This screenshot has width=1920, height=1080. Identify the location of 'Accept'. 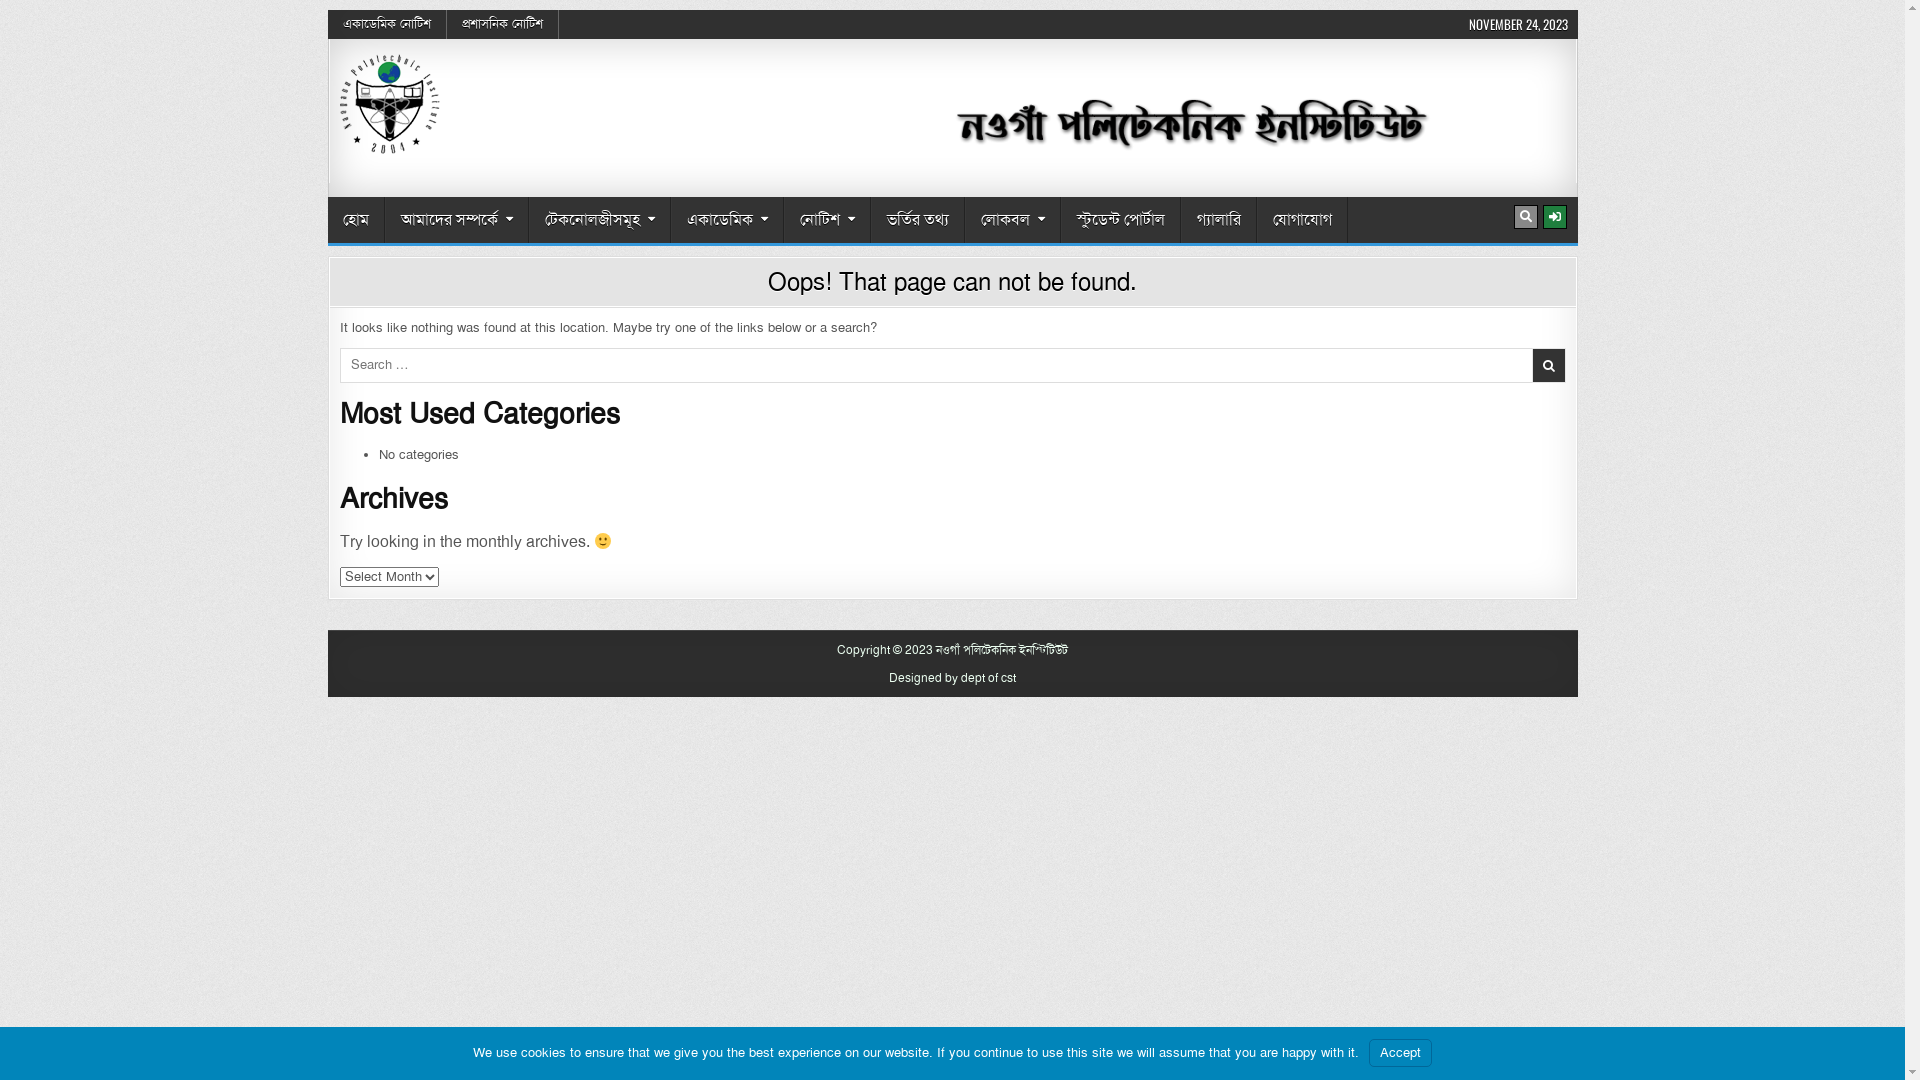
(1399, 1052).